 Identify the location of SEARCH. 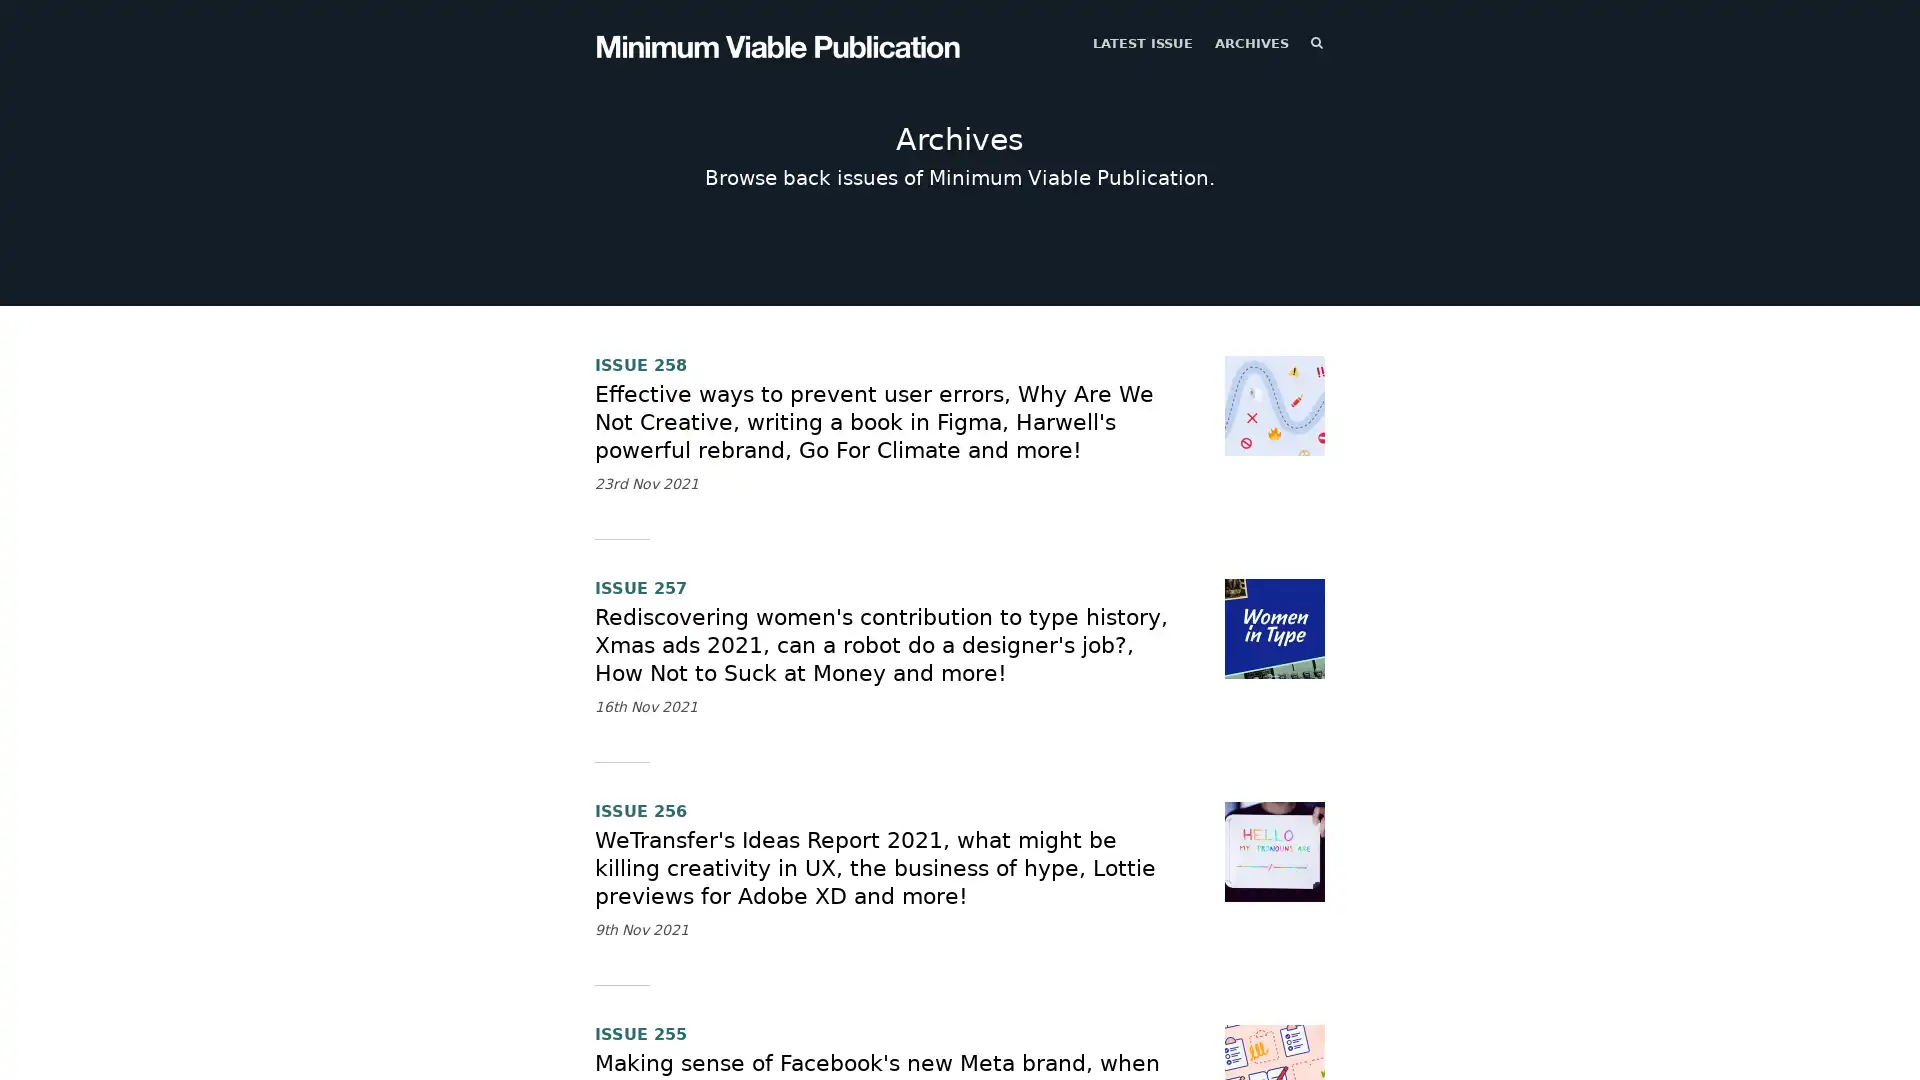
(1274, 42).